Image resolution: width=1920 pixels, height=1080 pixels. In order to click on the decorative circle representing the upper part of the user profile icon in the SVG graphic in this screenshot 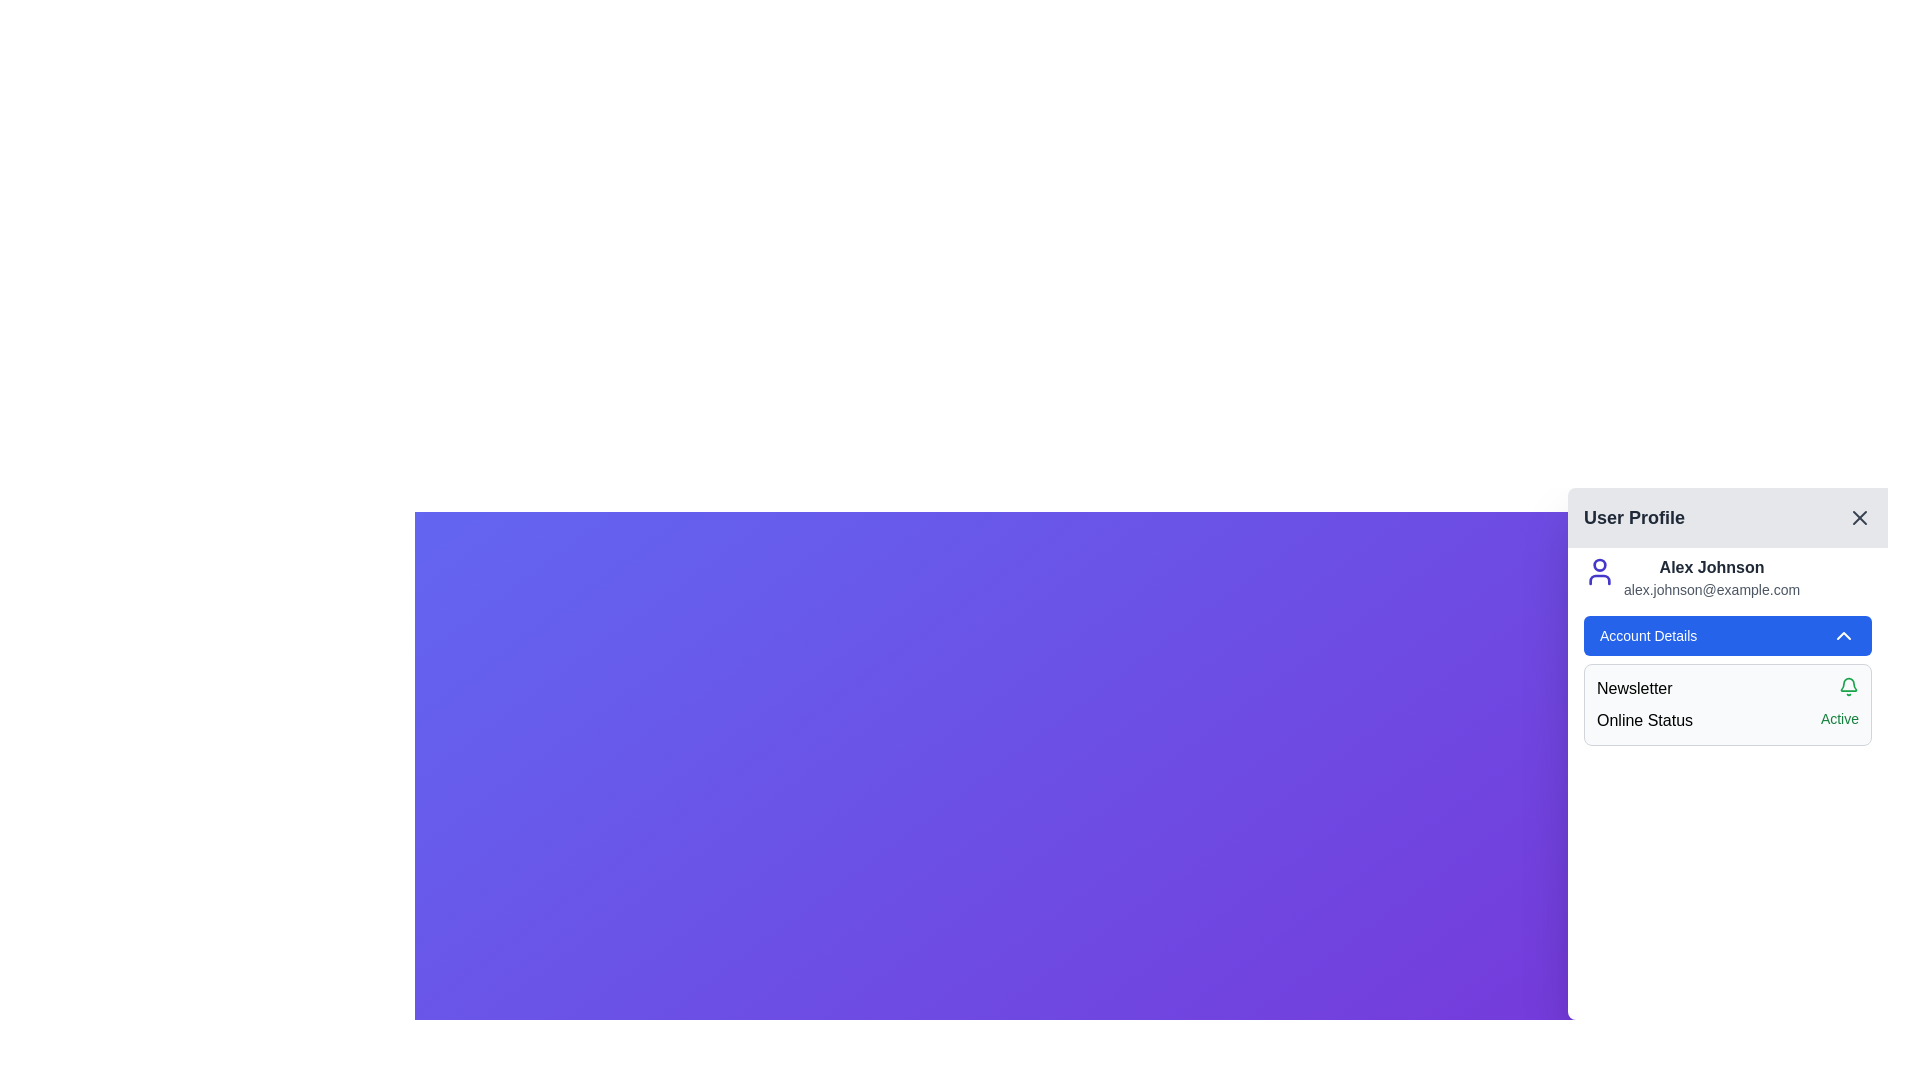, I will do `click(1598, 564)`.